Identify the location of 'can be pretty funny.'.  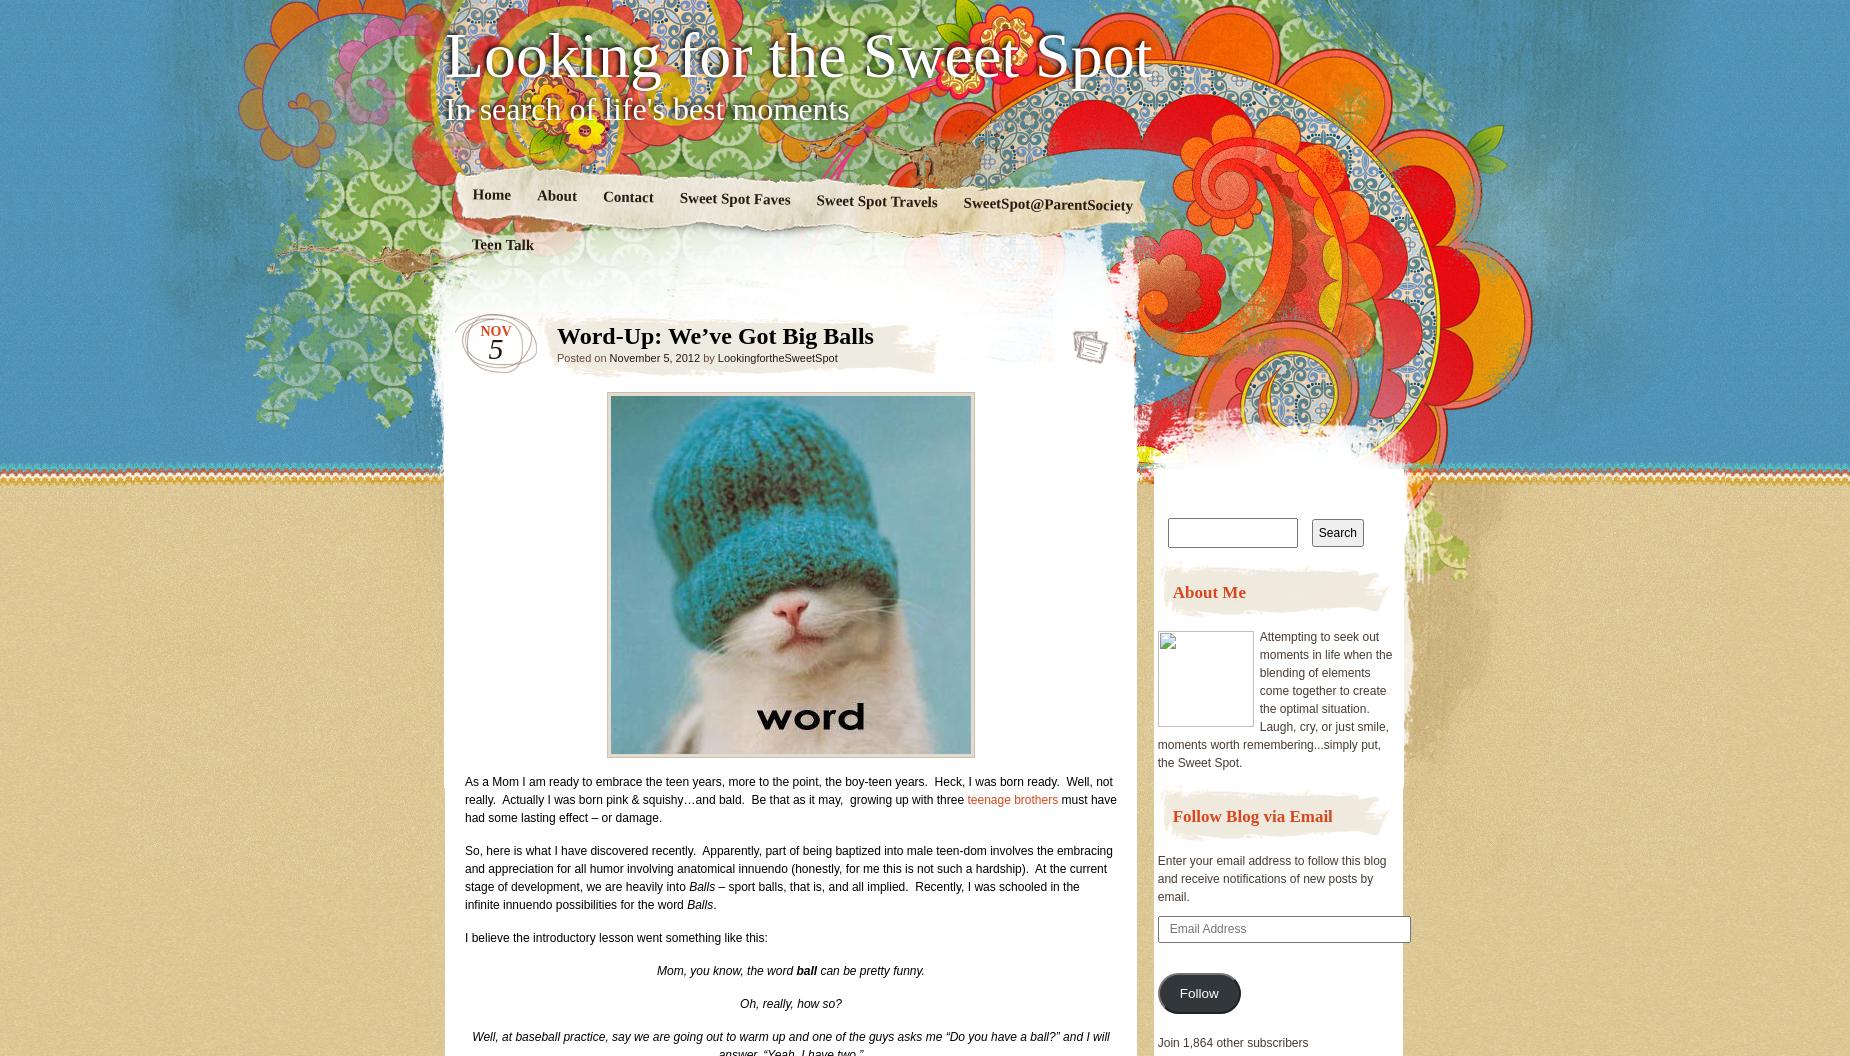
(870, 970).